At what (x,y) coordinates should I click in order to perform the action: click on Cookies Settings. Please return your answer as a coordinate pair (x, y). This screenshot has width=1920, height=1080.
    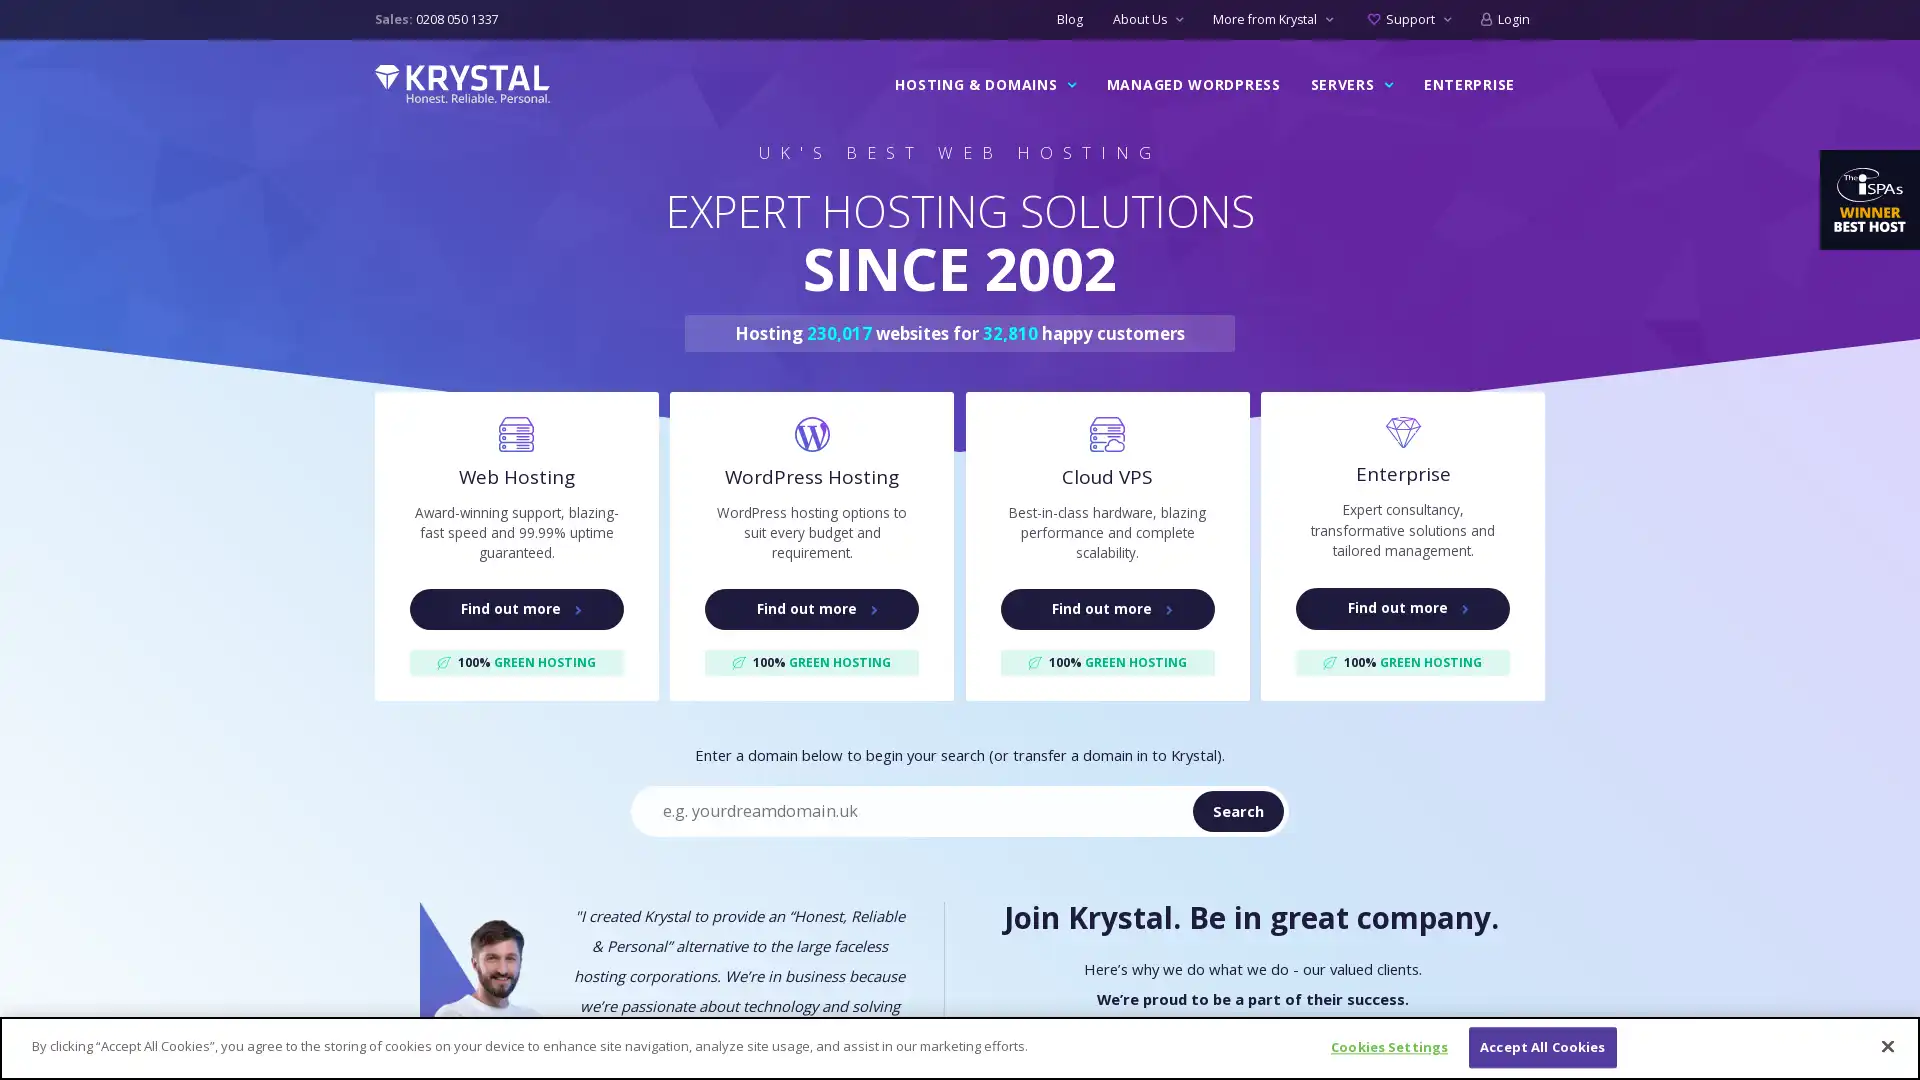
    Looking at the image, I should click on (1388, 1046).